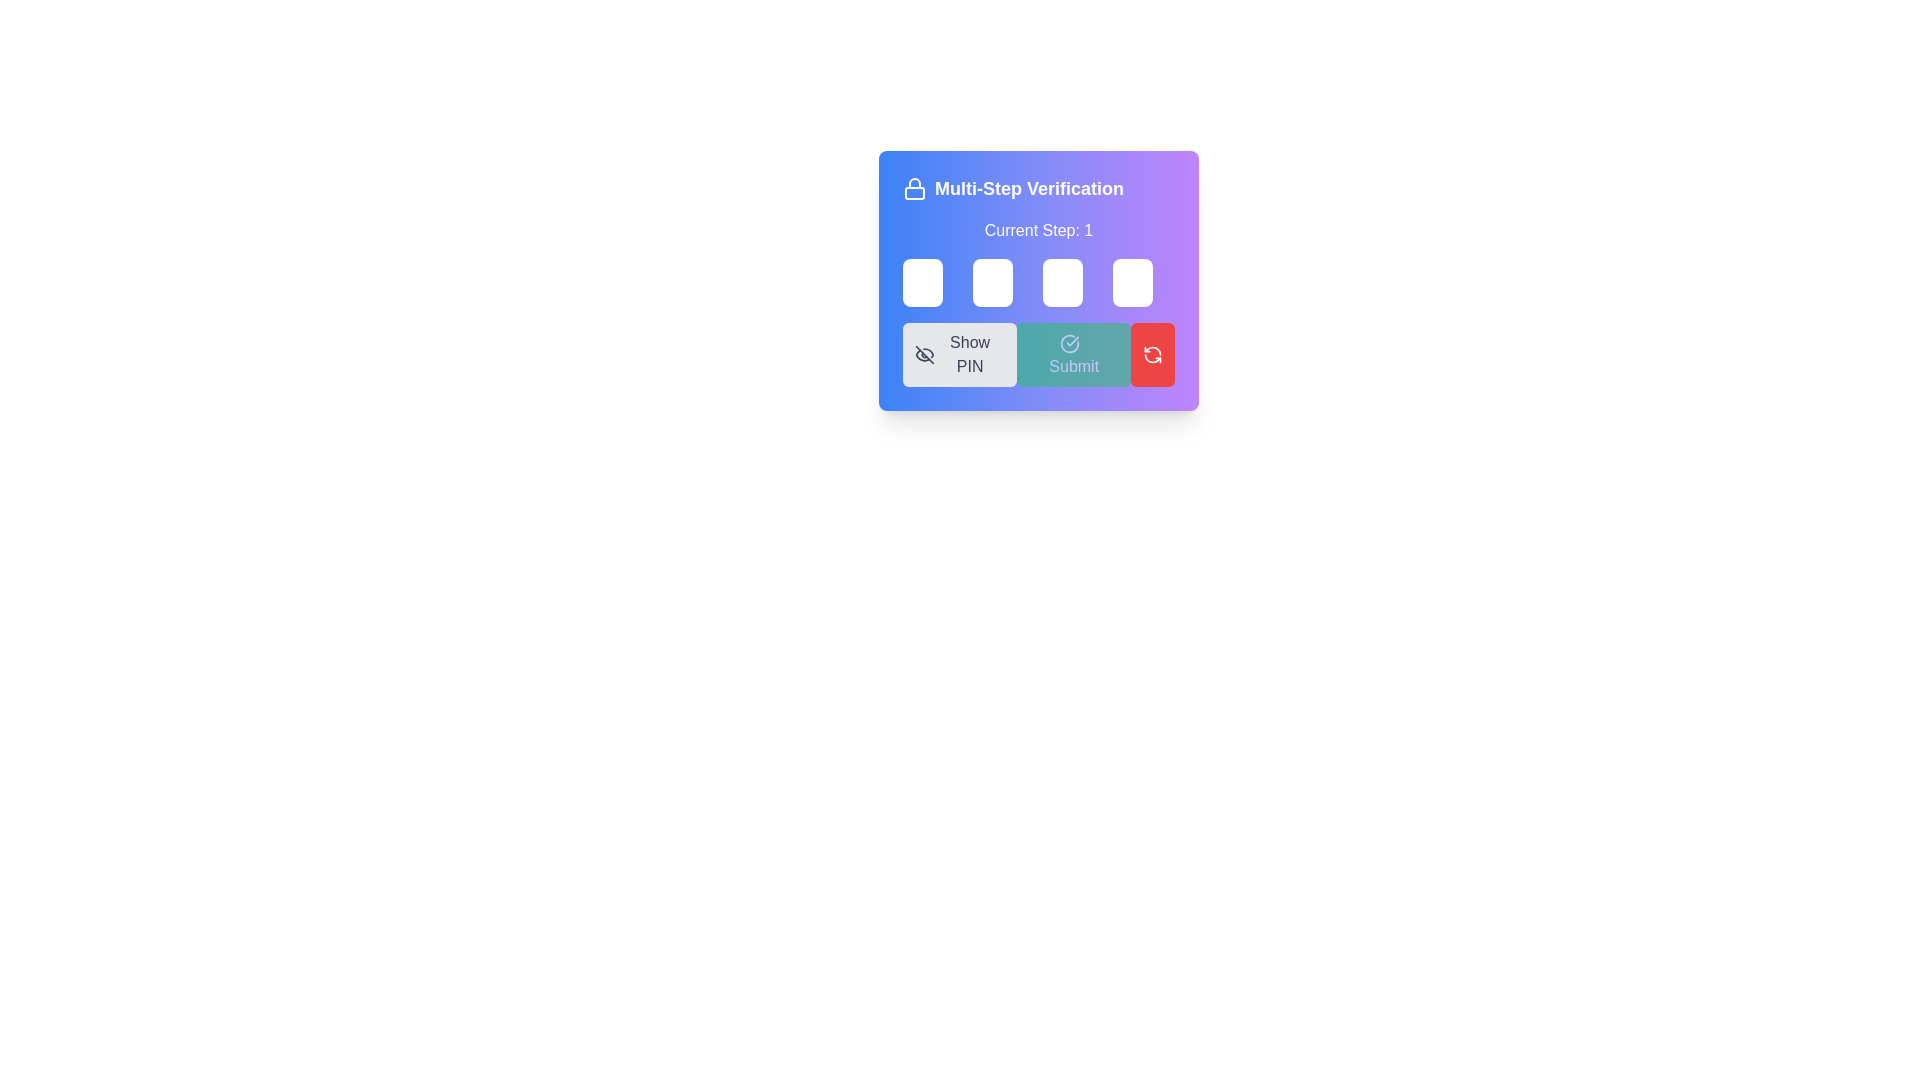  Describe the element at coordinates (914, 193) in the screenshot. I see `the bottom rectangle of the lock icon, which is a simple rectangular shape with a gradient background, positioned centrally below the shackle part of the lock illustration` at that location.